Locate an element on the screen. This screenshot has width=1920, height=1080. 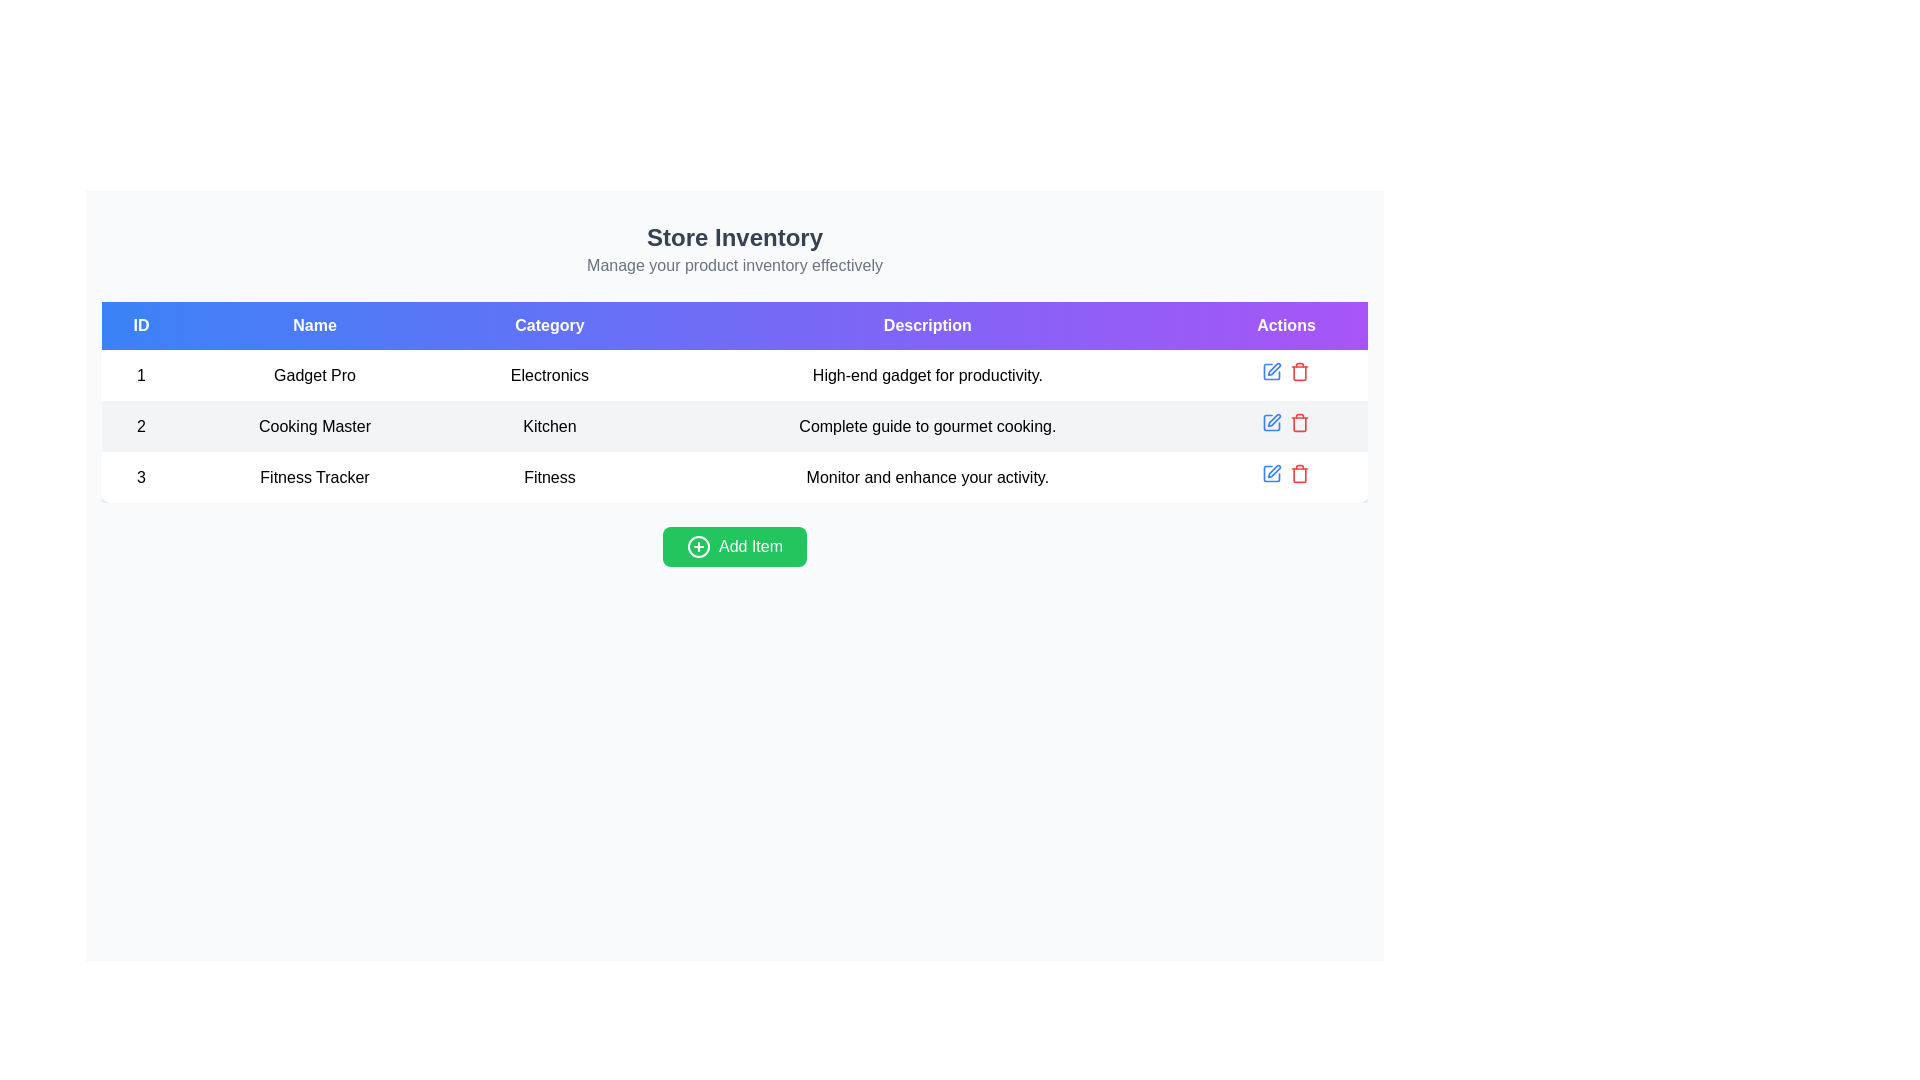
the red trash bin icon button located in the 'Actions' column of the second row, associated with the 'Cooking Master' item is located at coordinates (1300, 422).